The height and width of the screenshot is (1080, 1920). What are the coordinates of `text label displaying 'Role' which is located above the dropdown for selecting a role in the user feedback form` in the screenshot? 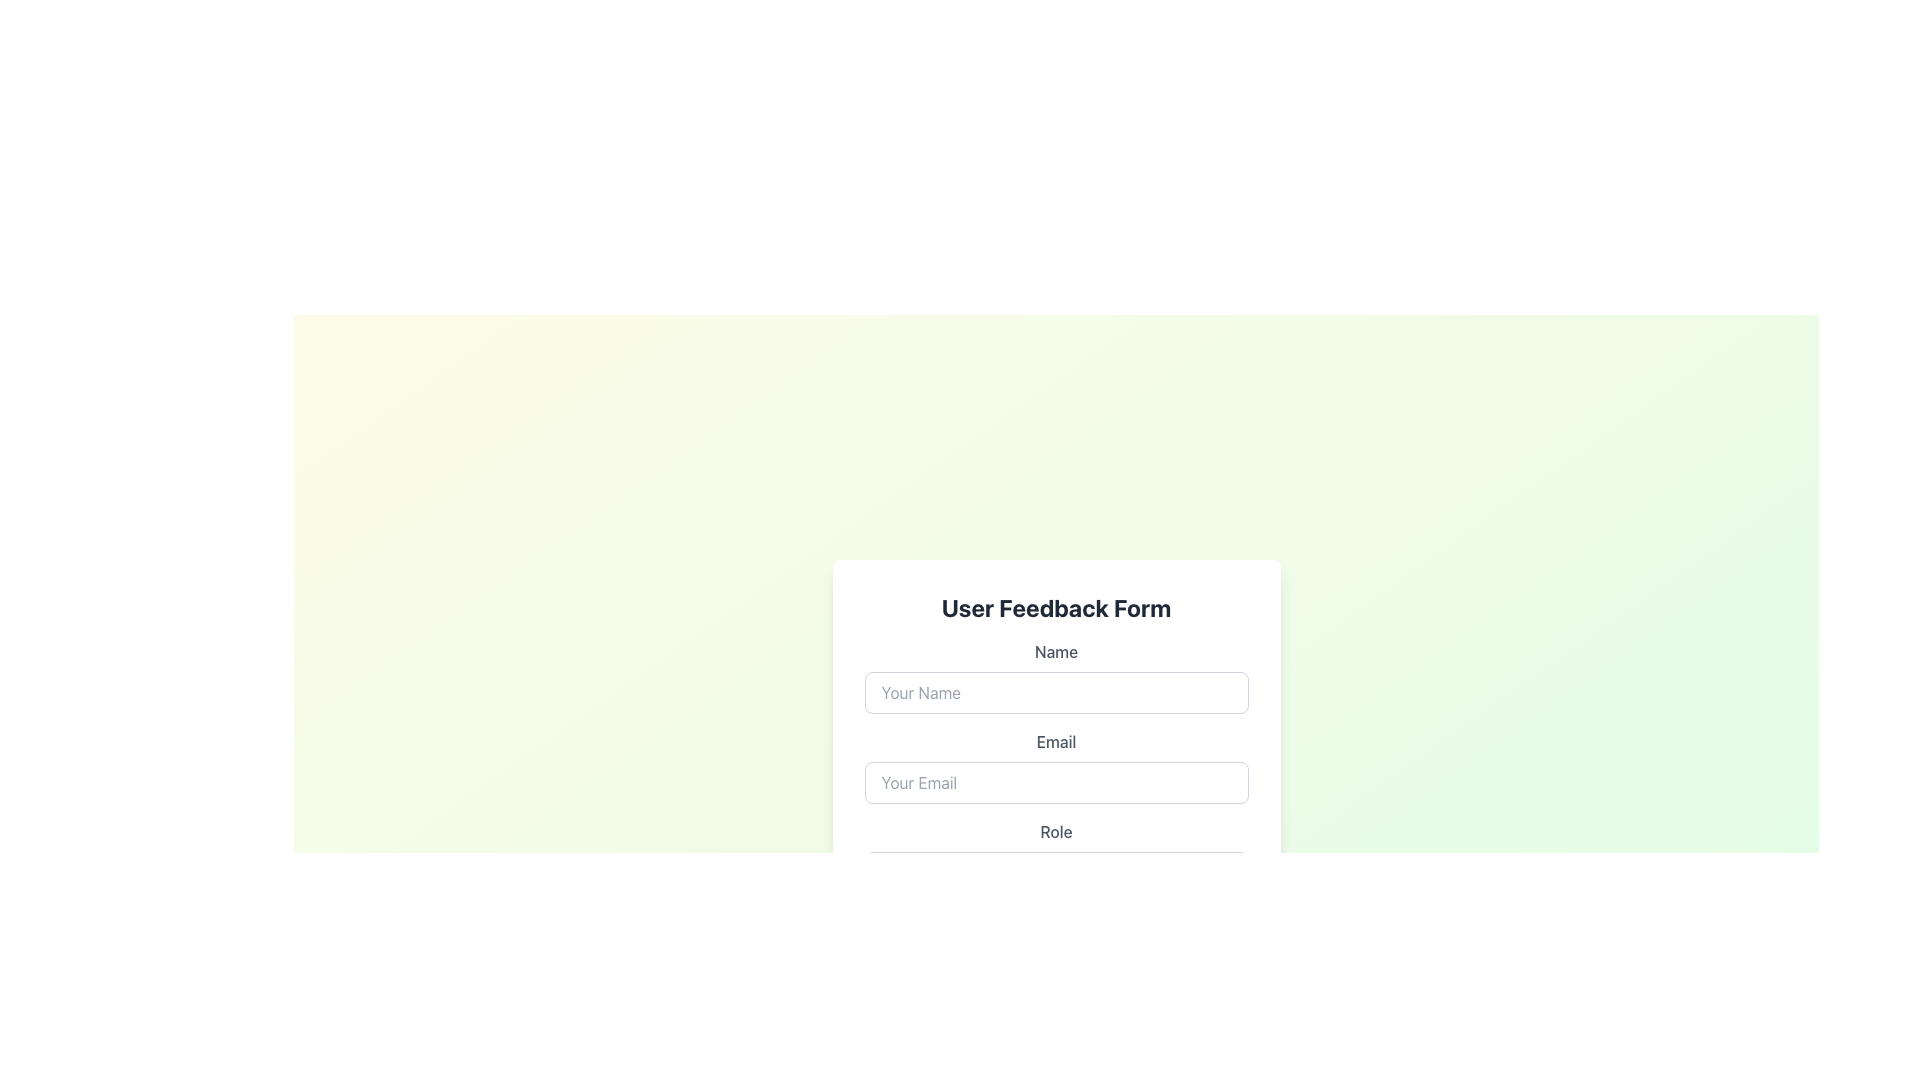 It's located at (1055, 832).